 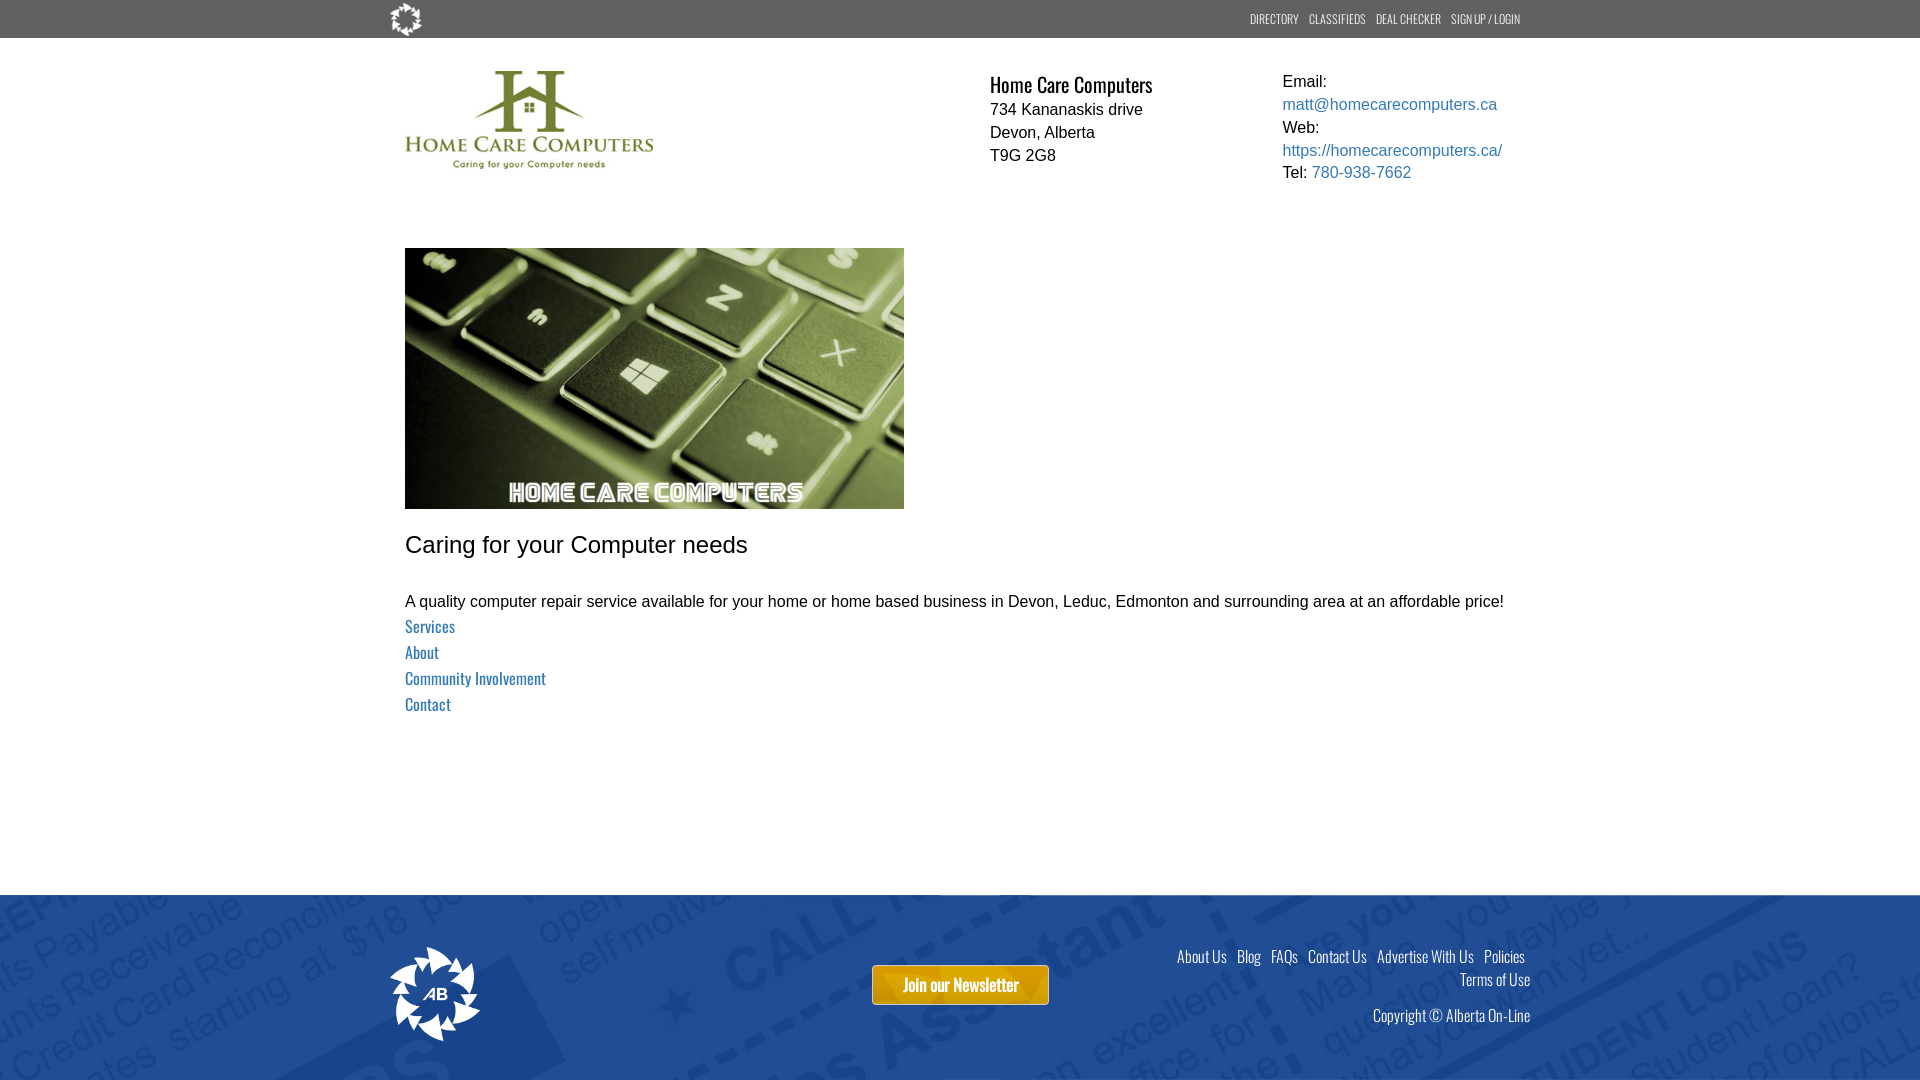 I want to click on 'Blog', so click(x=1247, y=955).